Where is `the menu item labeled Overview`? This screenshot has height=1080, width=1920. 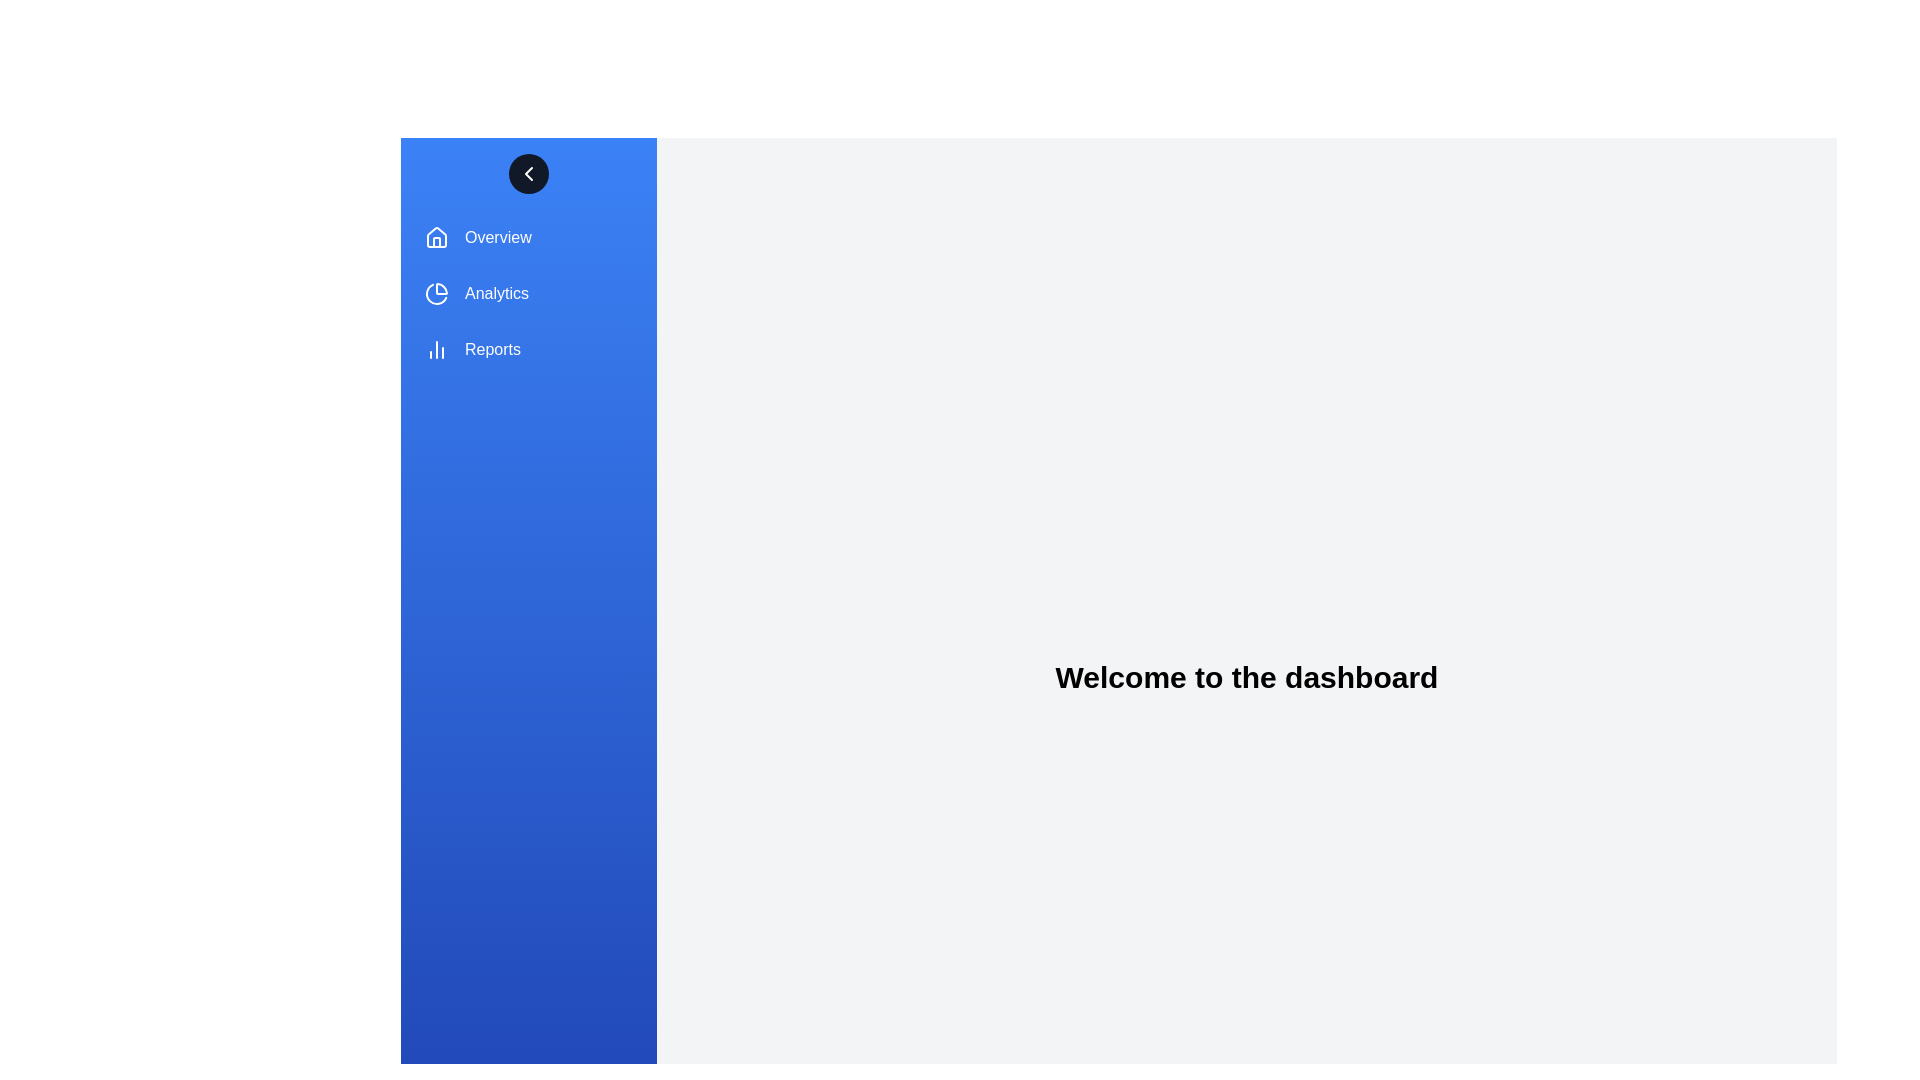
the menu item labeled Overview is located at coordinates (528, 237).